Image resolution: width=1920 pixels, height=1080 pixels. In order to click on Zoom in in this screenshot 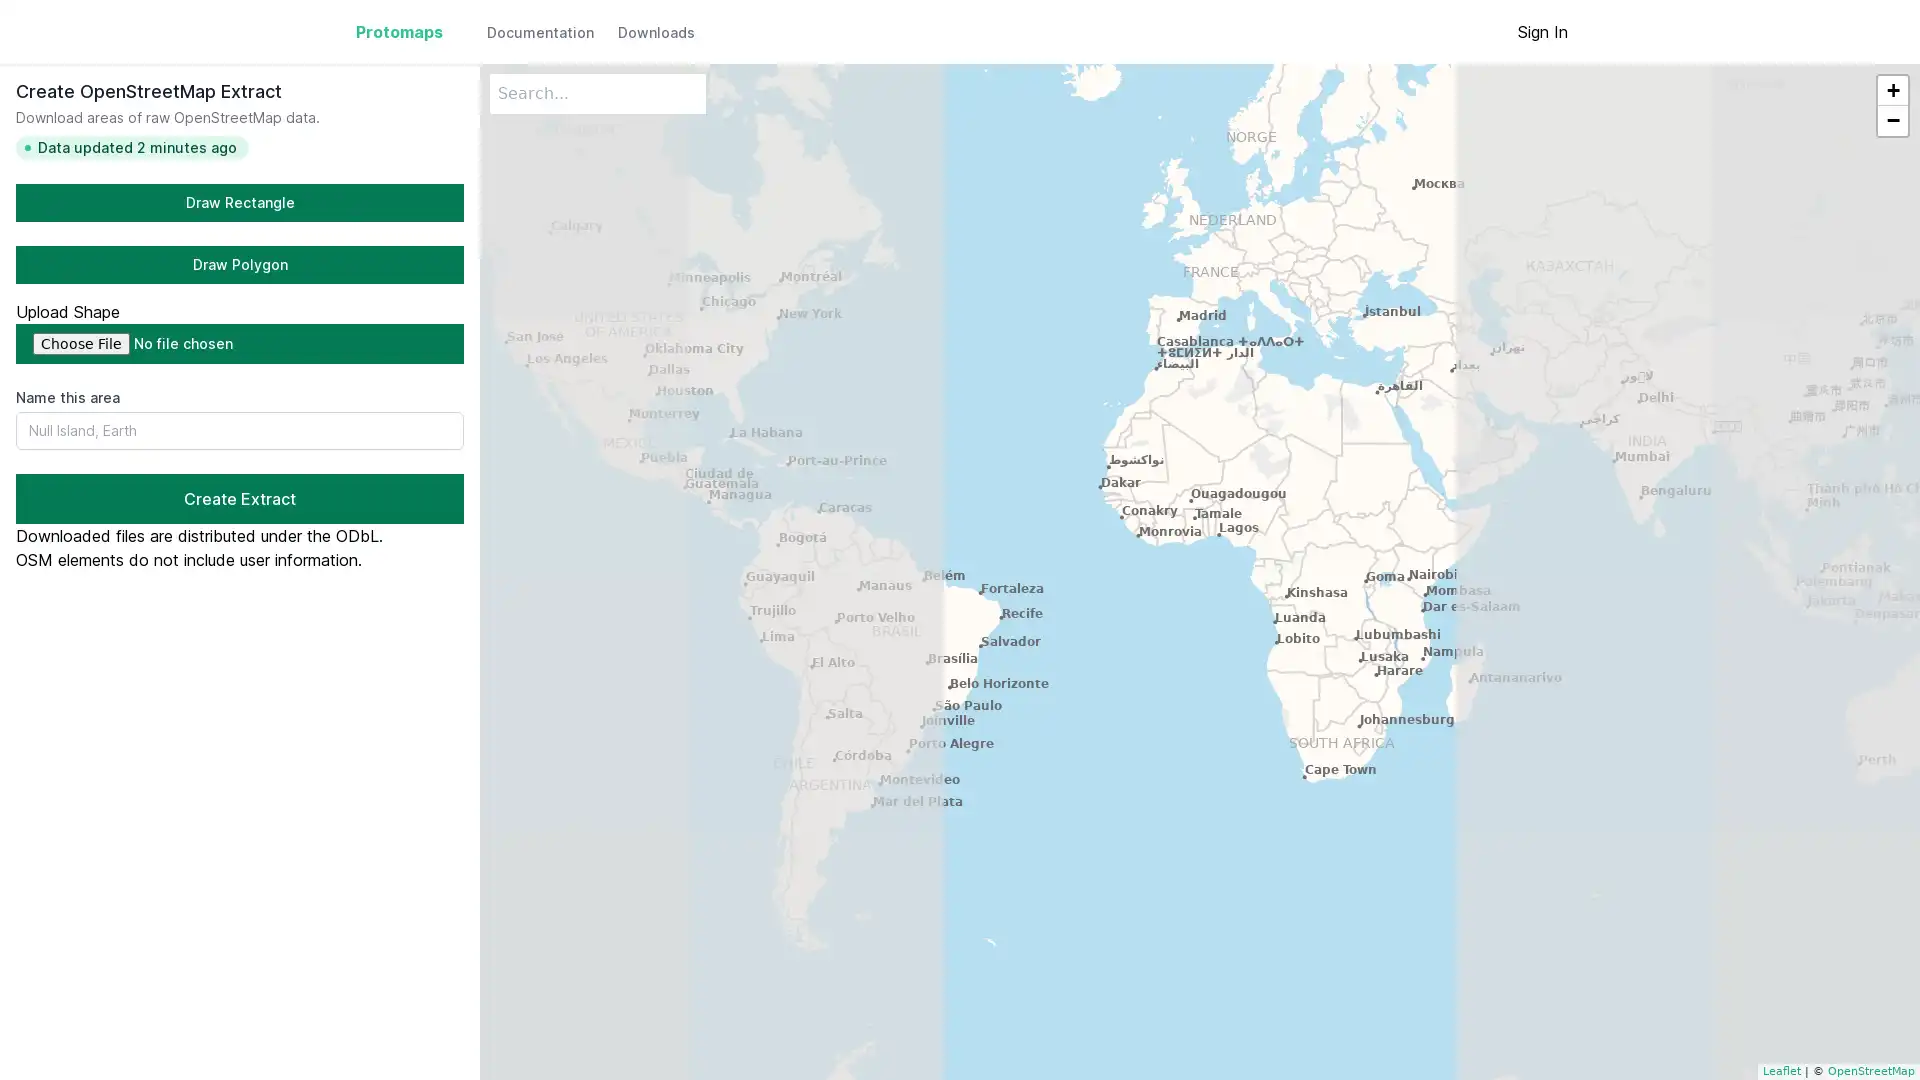, I will do `click(1891, 91)`.